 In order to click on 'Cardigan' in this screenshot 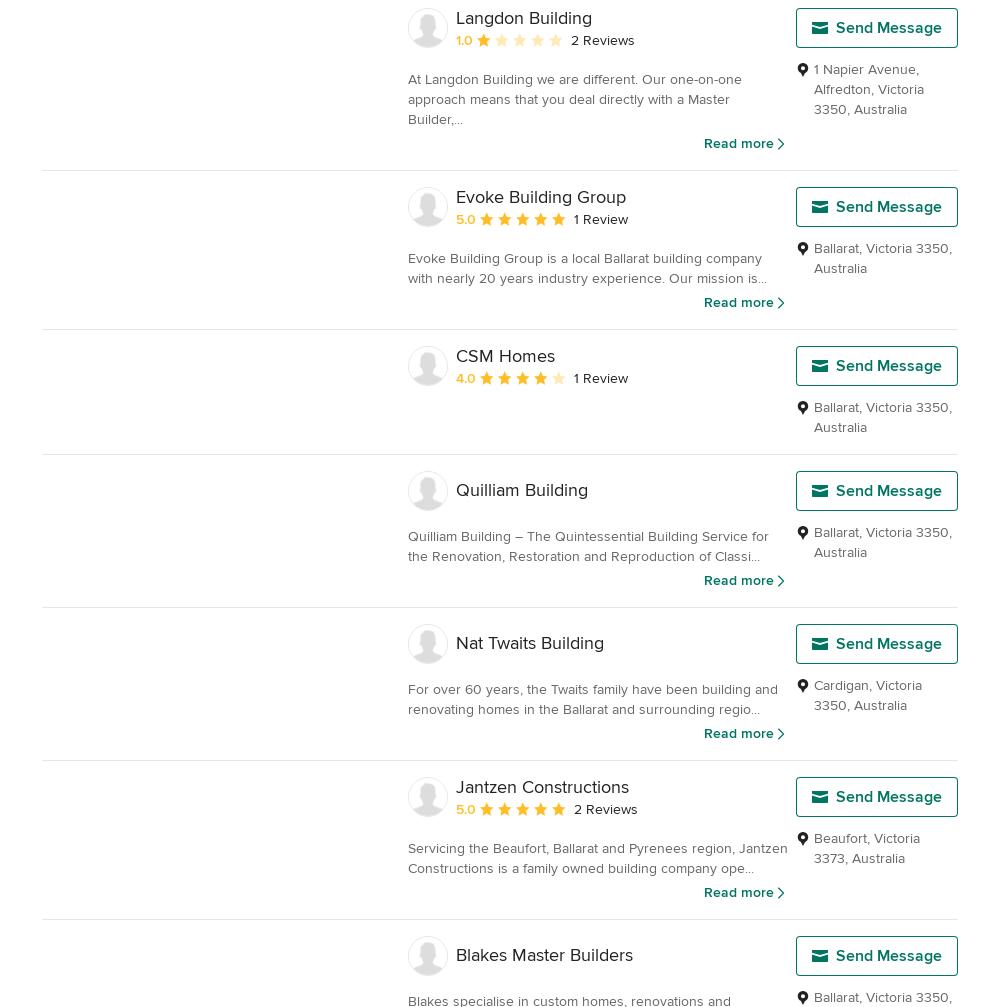, I will do `click(840, 684)`.